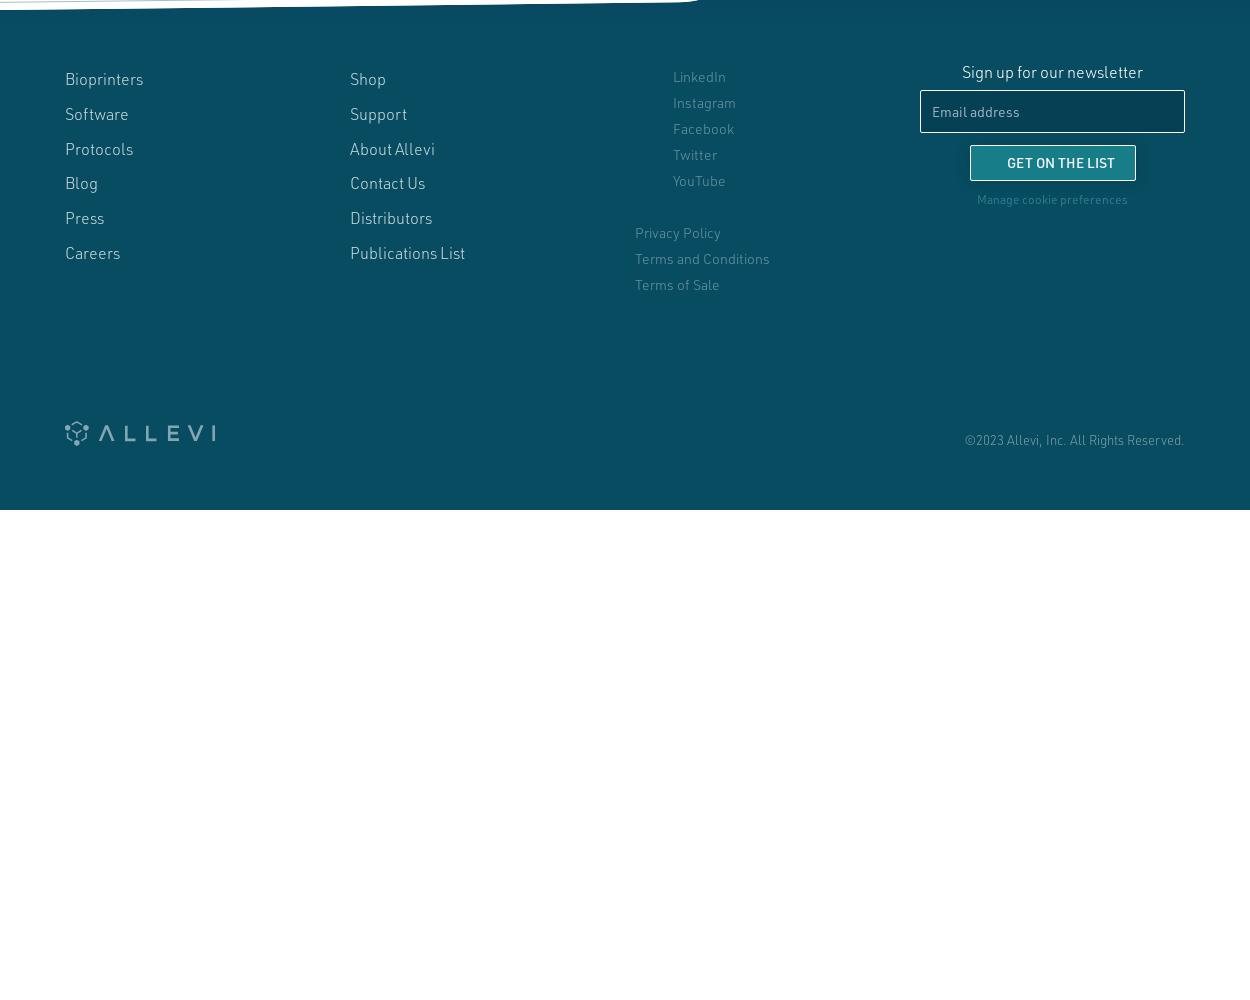 The width and height of the screenshot is (1250, 1000). What do you see at coordinates (672, 128) in the screenshot?
I see `'Facebook'` at bounding box center [672, 128].